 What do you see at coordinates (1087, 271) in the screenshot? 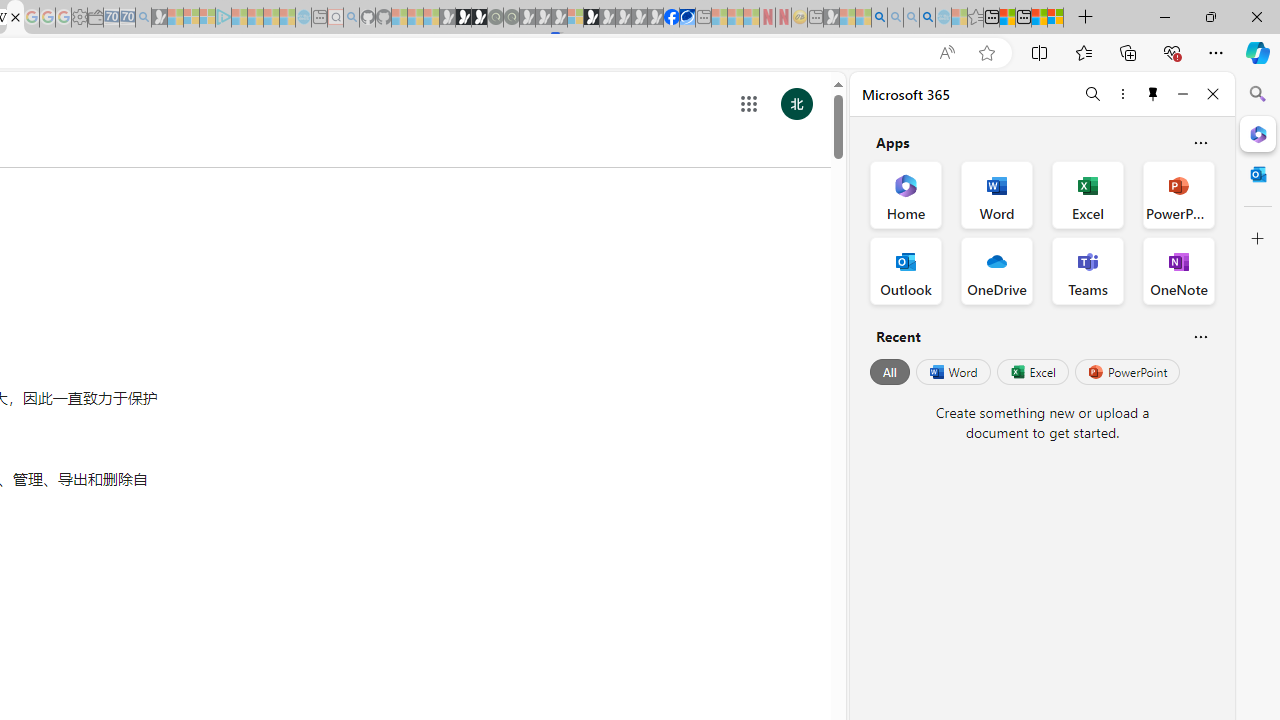
I see `'Teams Office App'` at bounding box center [1087, 271].